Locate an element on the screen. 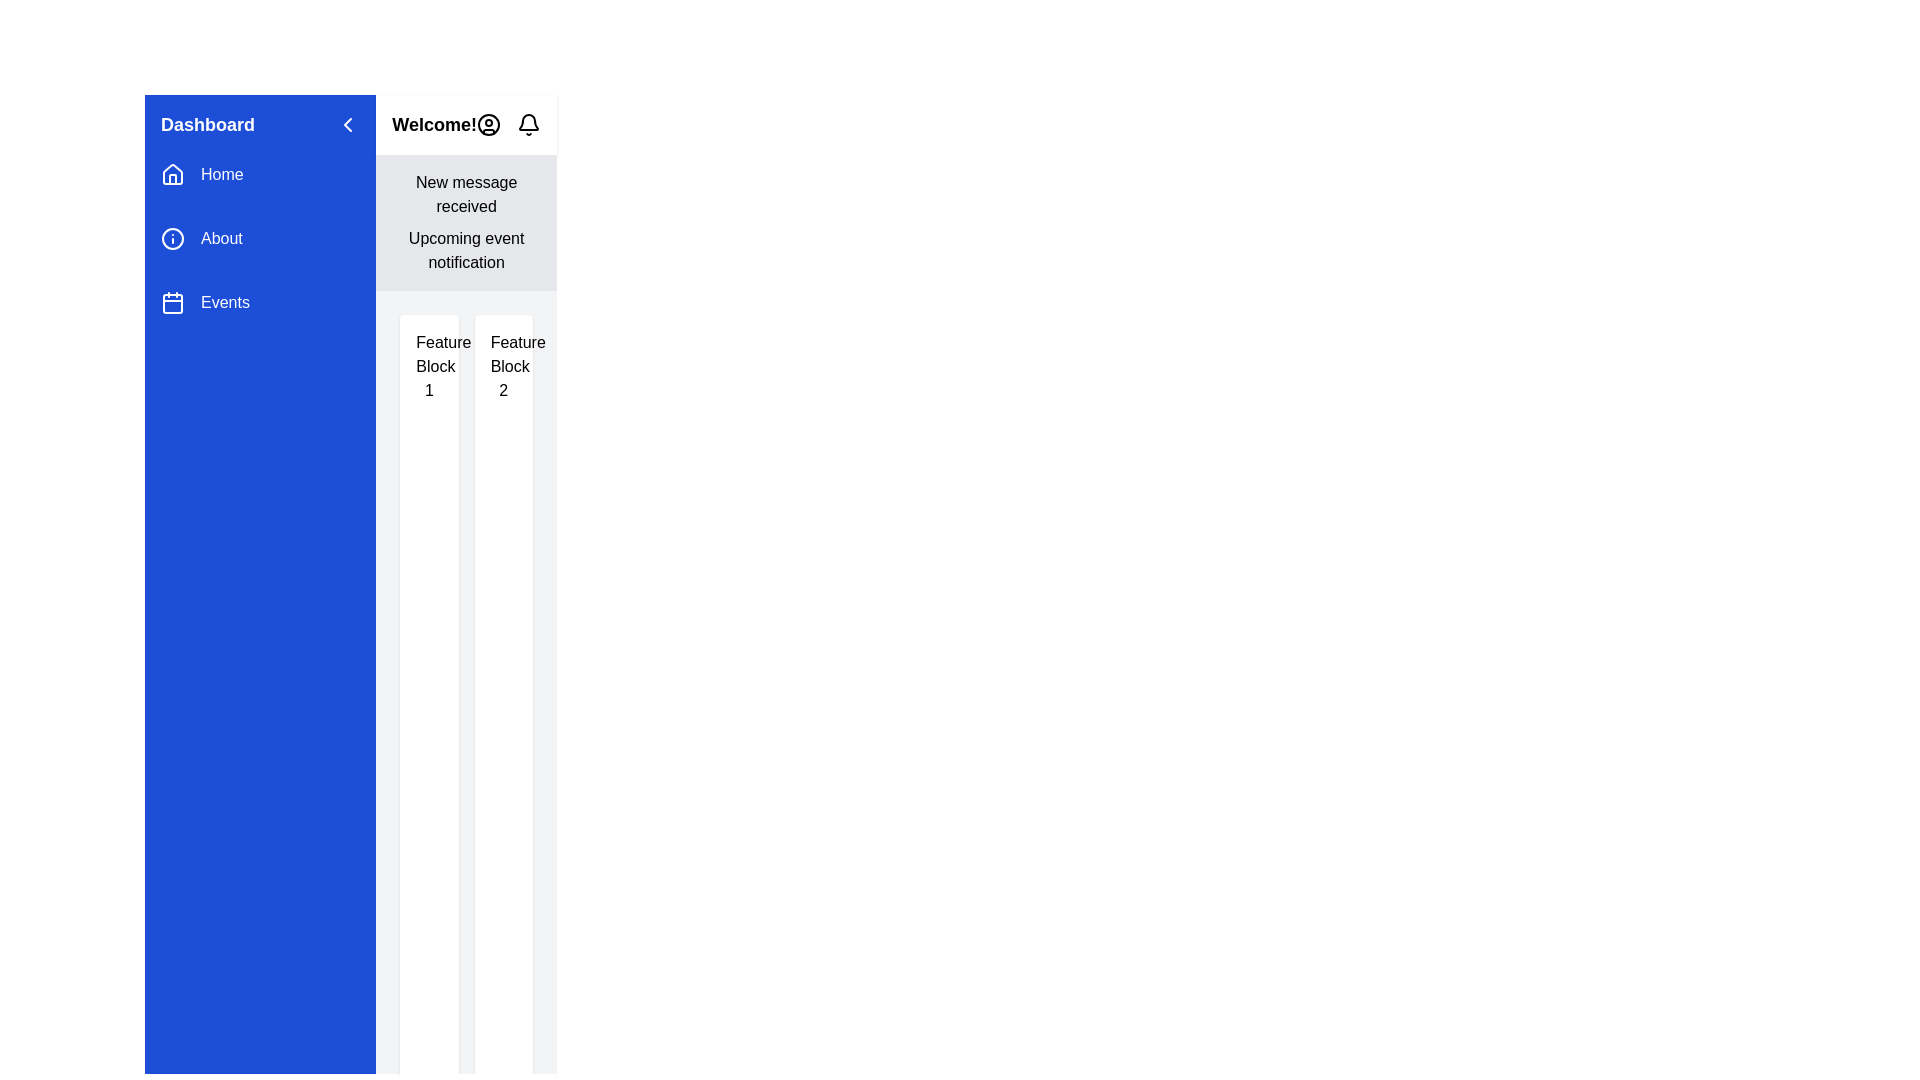 Image resolution: width=1920 pixels, height=1080 pixels. the 'About' text element displayed in white font on a blue background within the sidebar menu is located at coordinates (221, 238).